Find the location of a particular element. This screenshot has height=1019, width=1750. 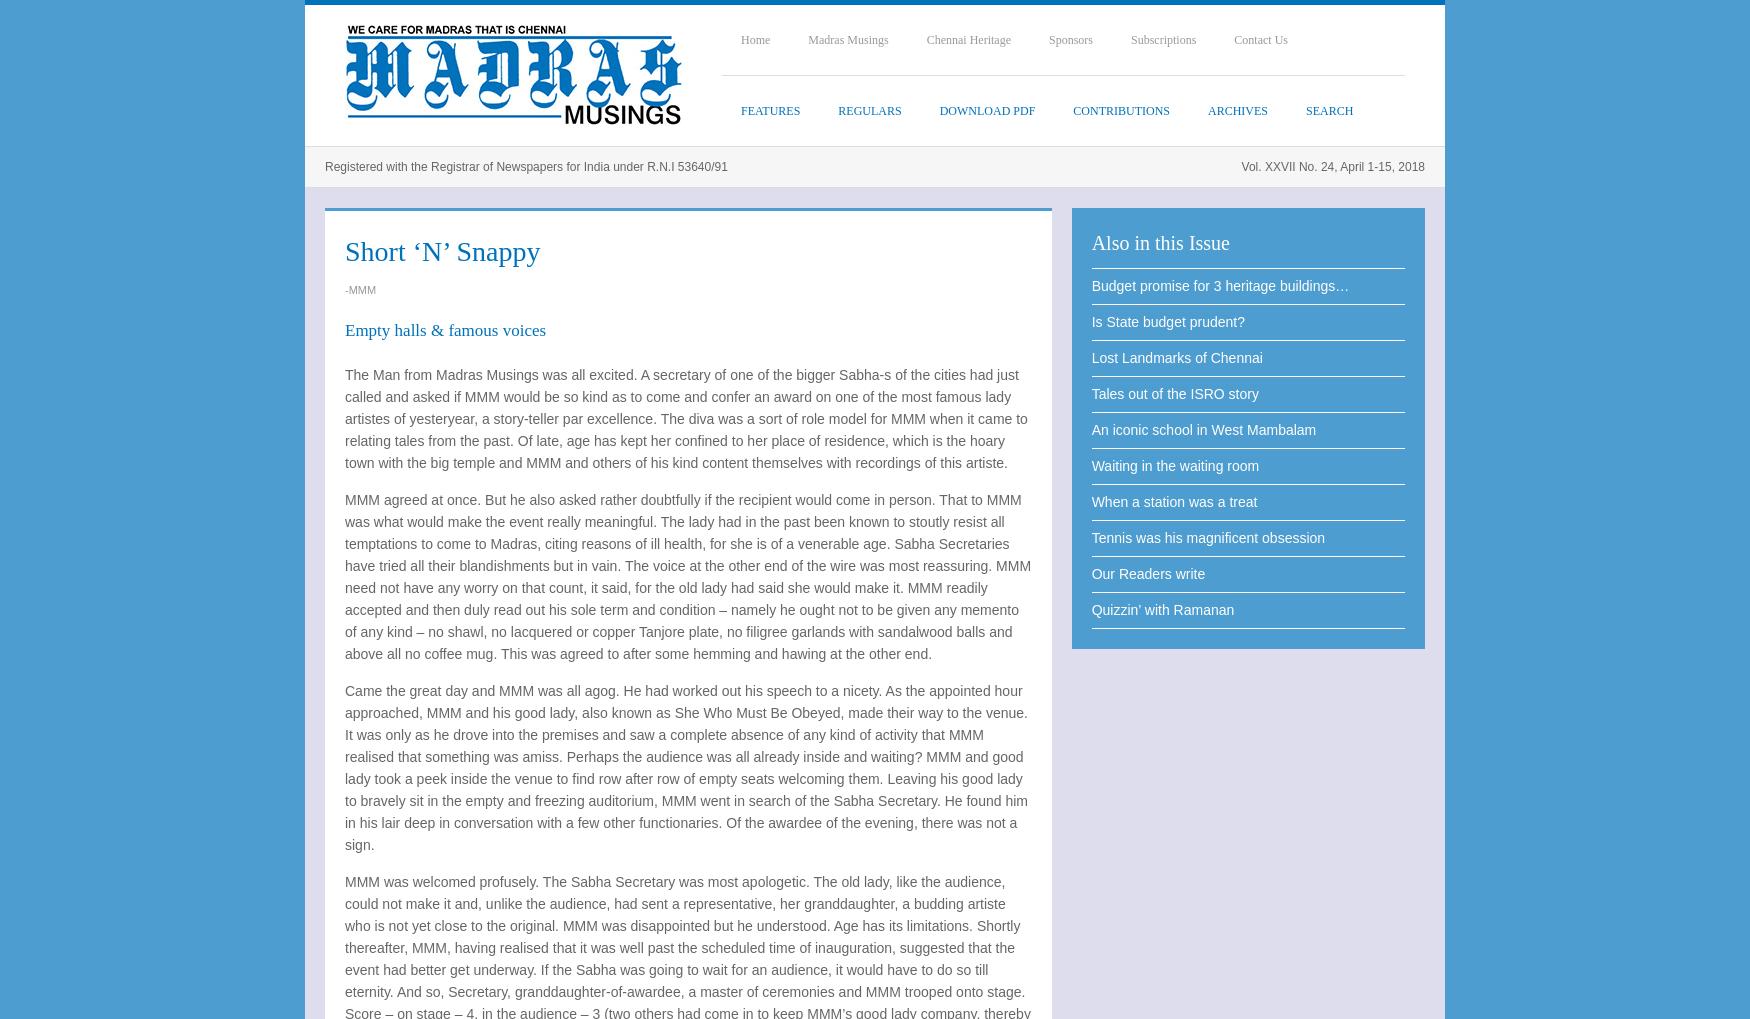

'Also in this Issue' is located at coordinates (1090, 243).